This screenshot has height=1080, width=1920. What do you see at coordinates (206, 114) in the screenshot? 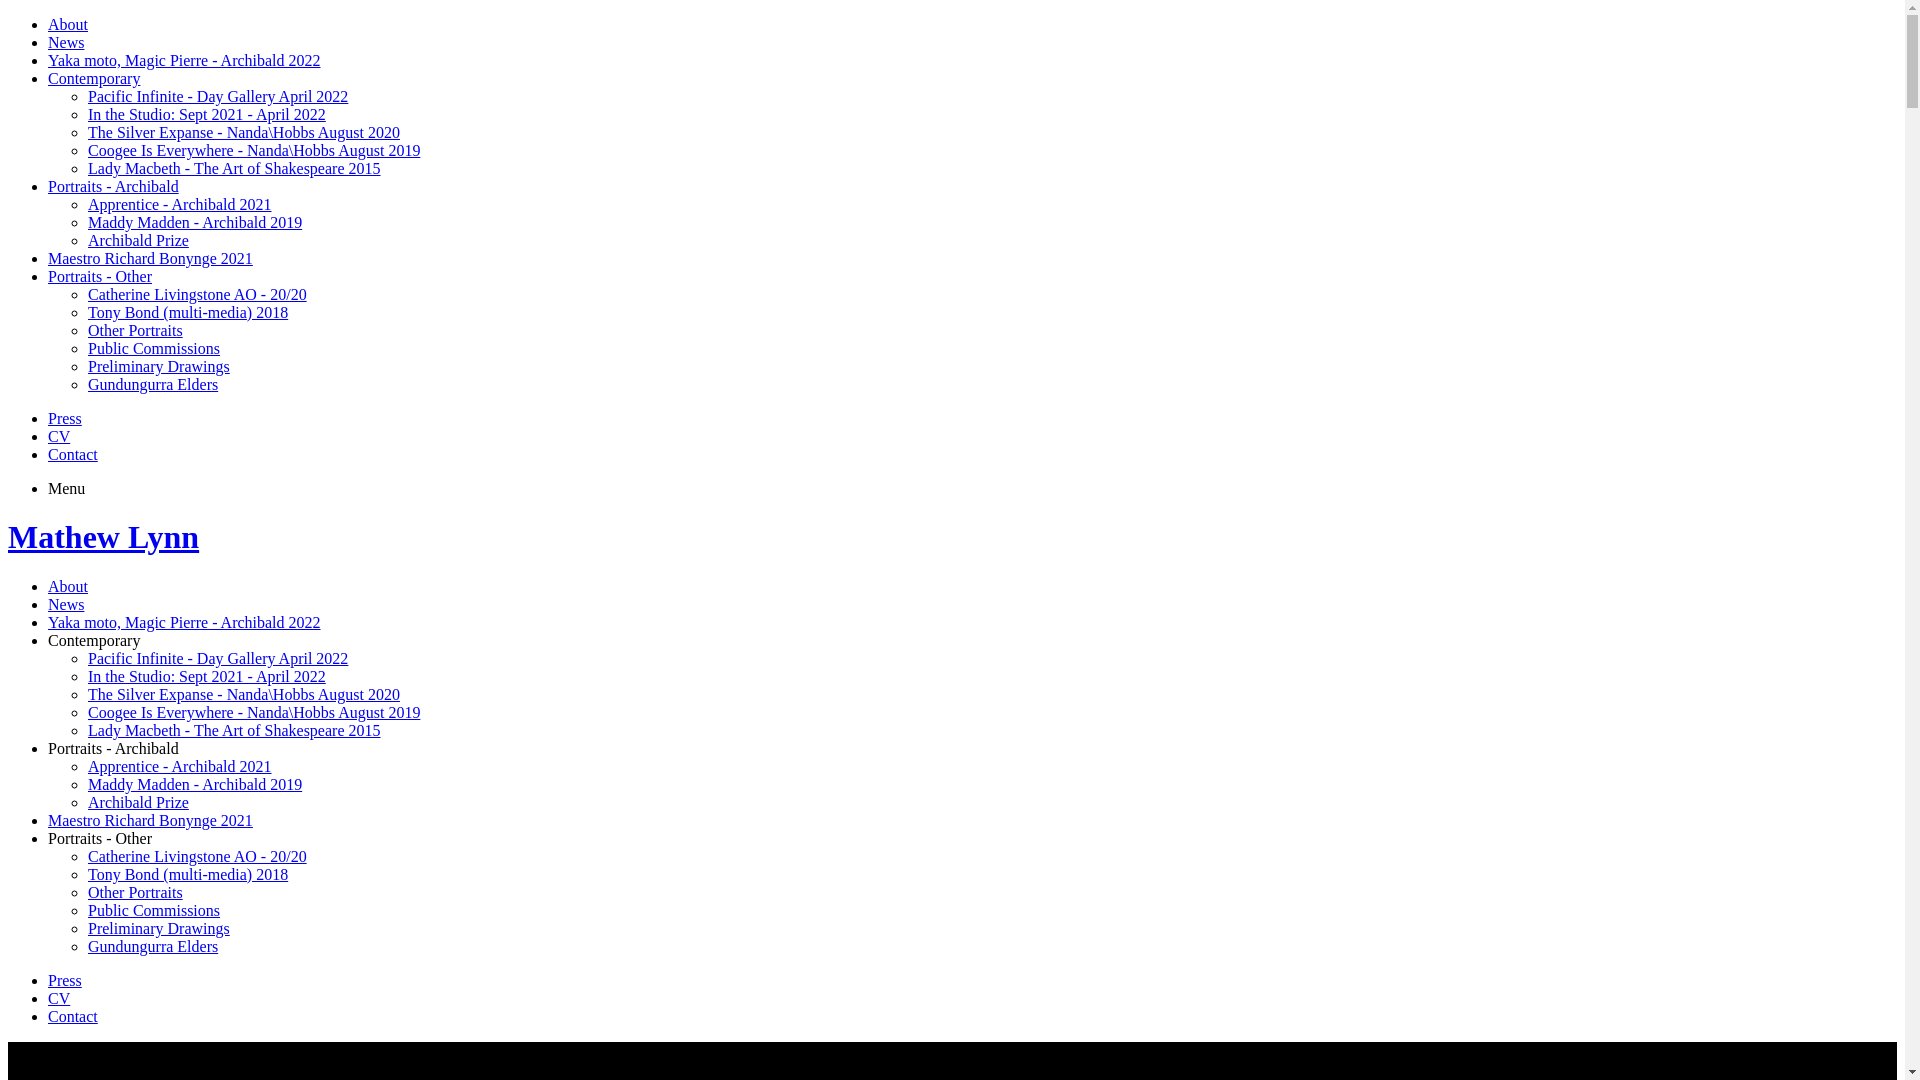
I see `'In the Studio: Sept 2021 - April 2022'` at bounding box center [206, 114].